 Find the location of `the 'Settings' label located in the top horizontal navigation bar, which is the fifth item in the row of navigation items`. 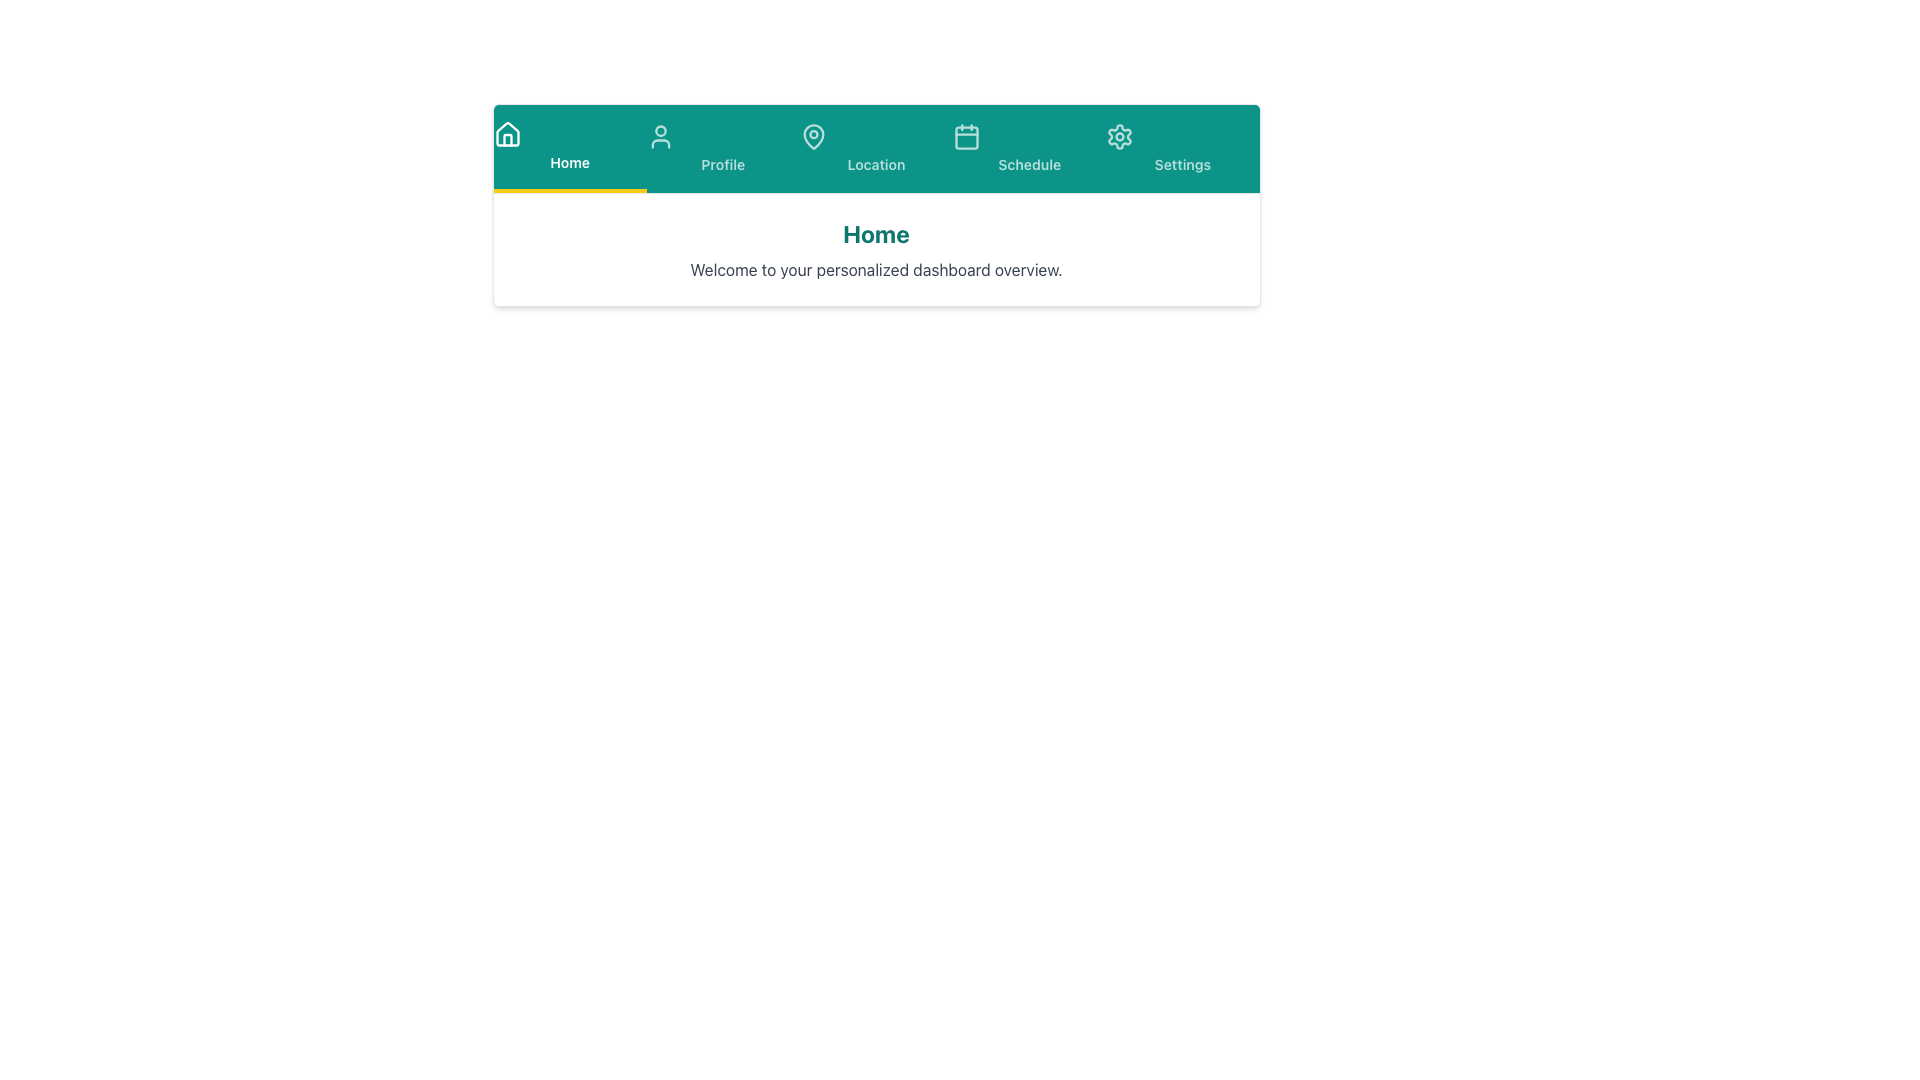

the 'Settings' label located in the top horizontal navigation bar, which is the fifth item in the row of navigation items is located at coordinates (1182, 164).